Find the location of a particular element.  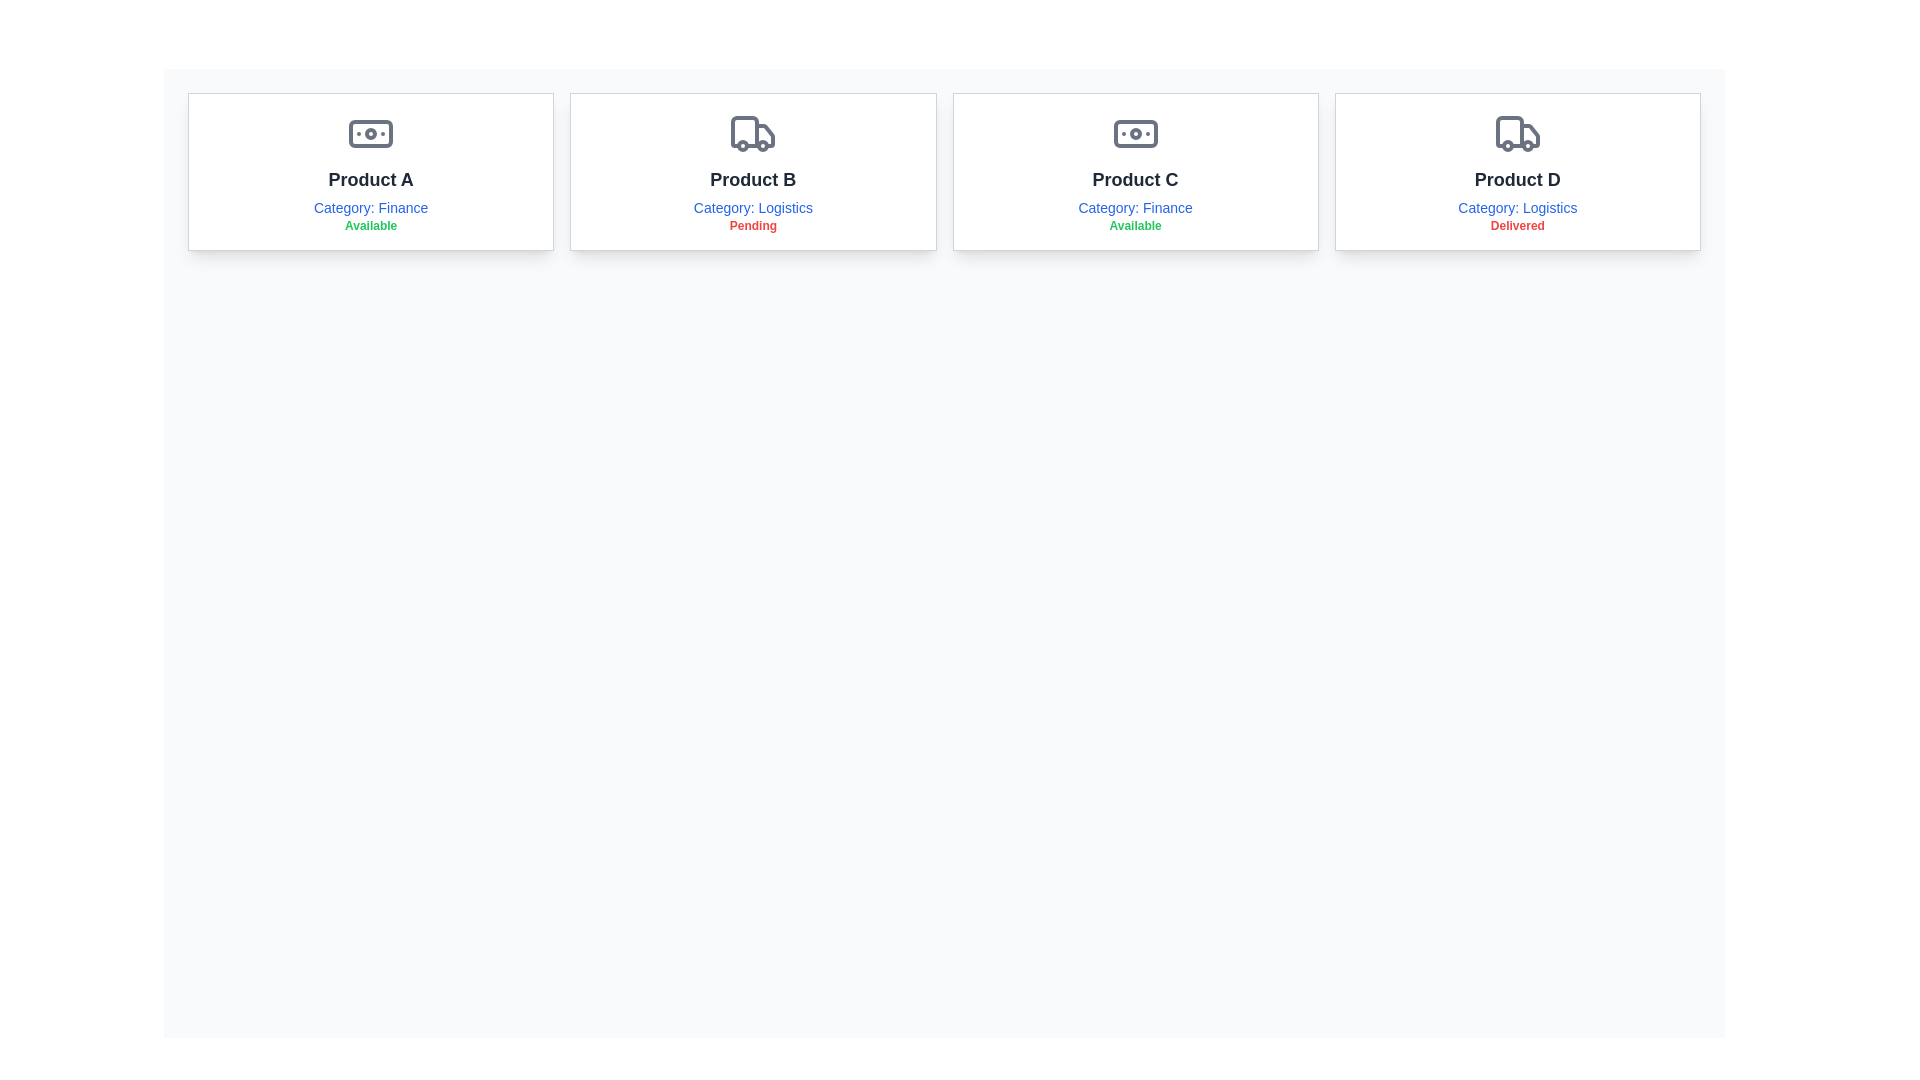

the Decorative SVG shape, which is a rectangular shape with rounded corners located on the left side of the 'Product A' icon at the top-left of a four-item row is located at coordinates (371, 134).